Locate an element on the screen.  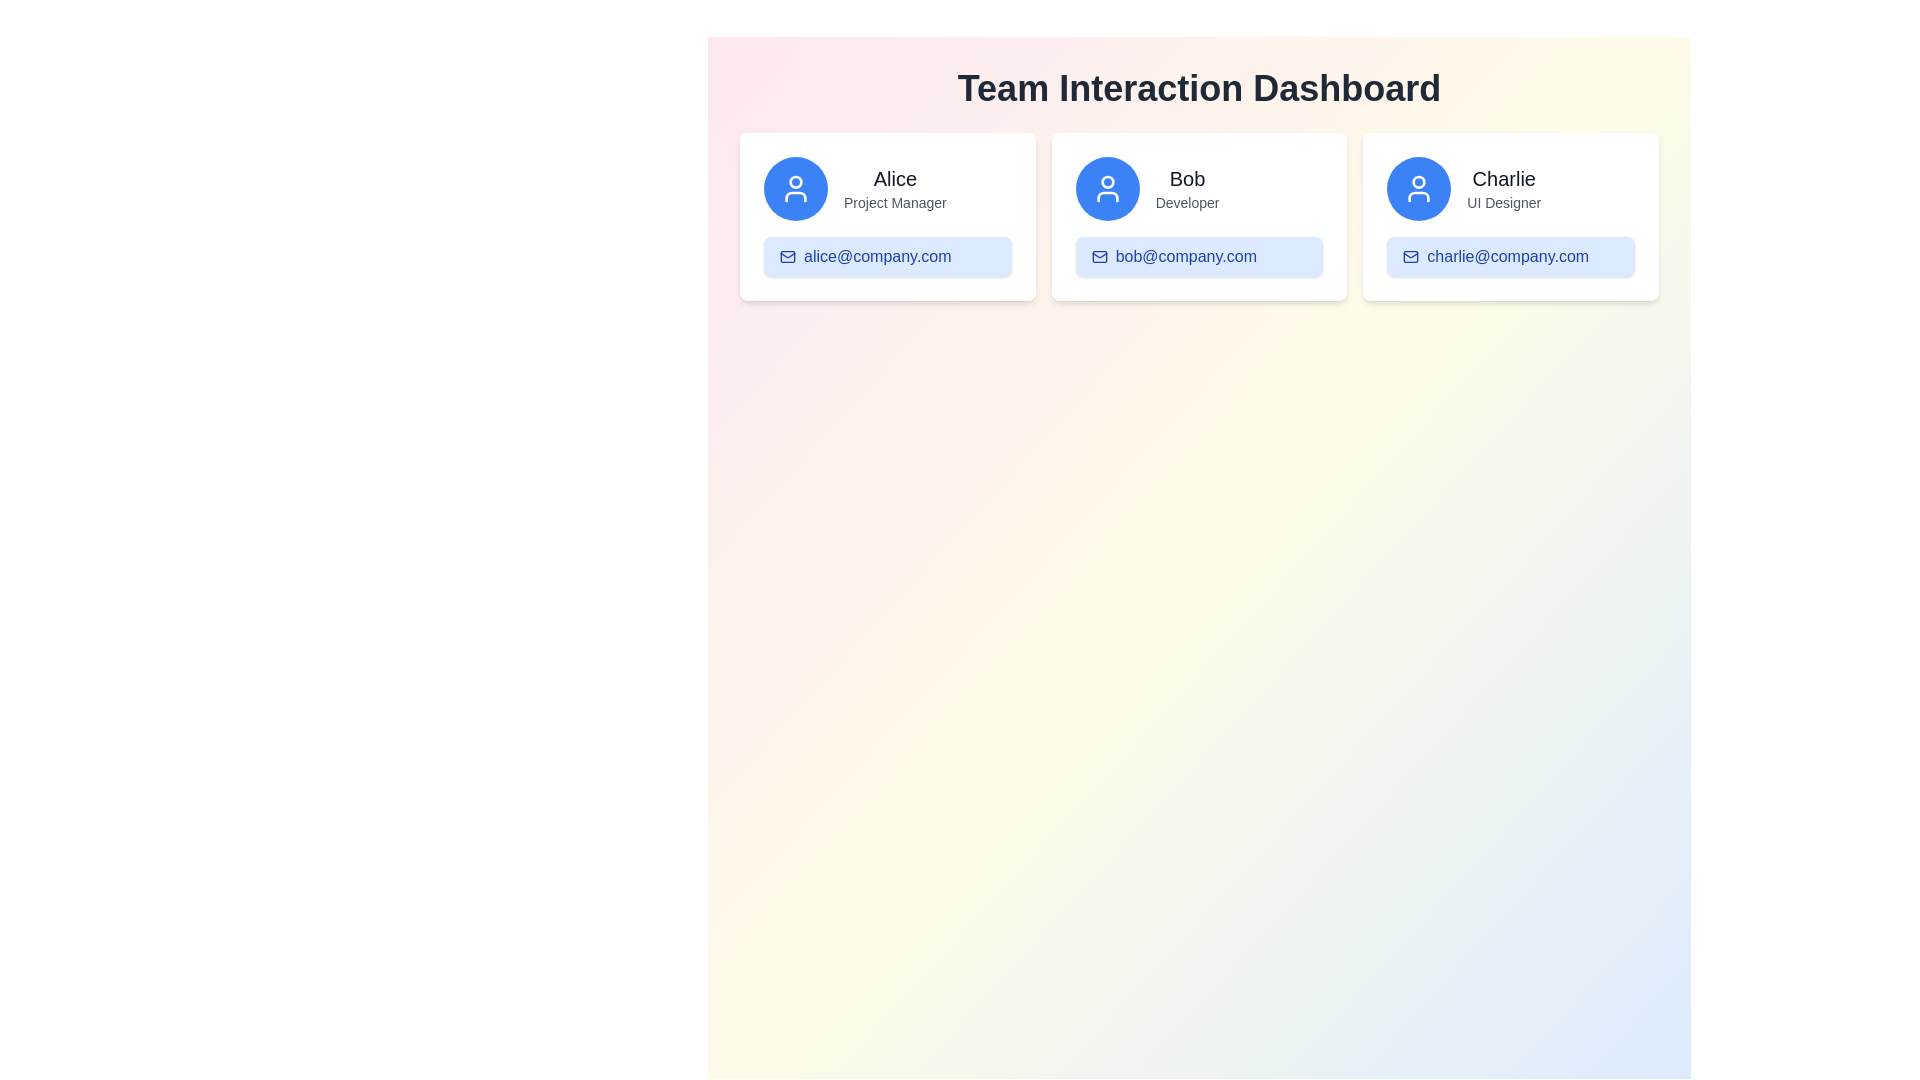
the small blue outlined envelope icon representing the email action located next to 'charlie@company.com' in the 'Charlie' card of the 'Team Interaction Dashboard' is located at coordinates (1410, 256).